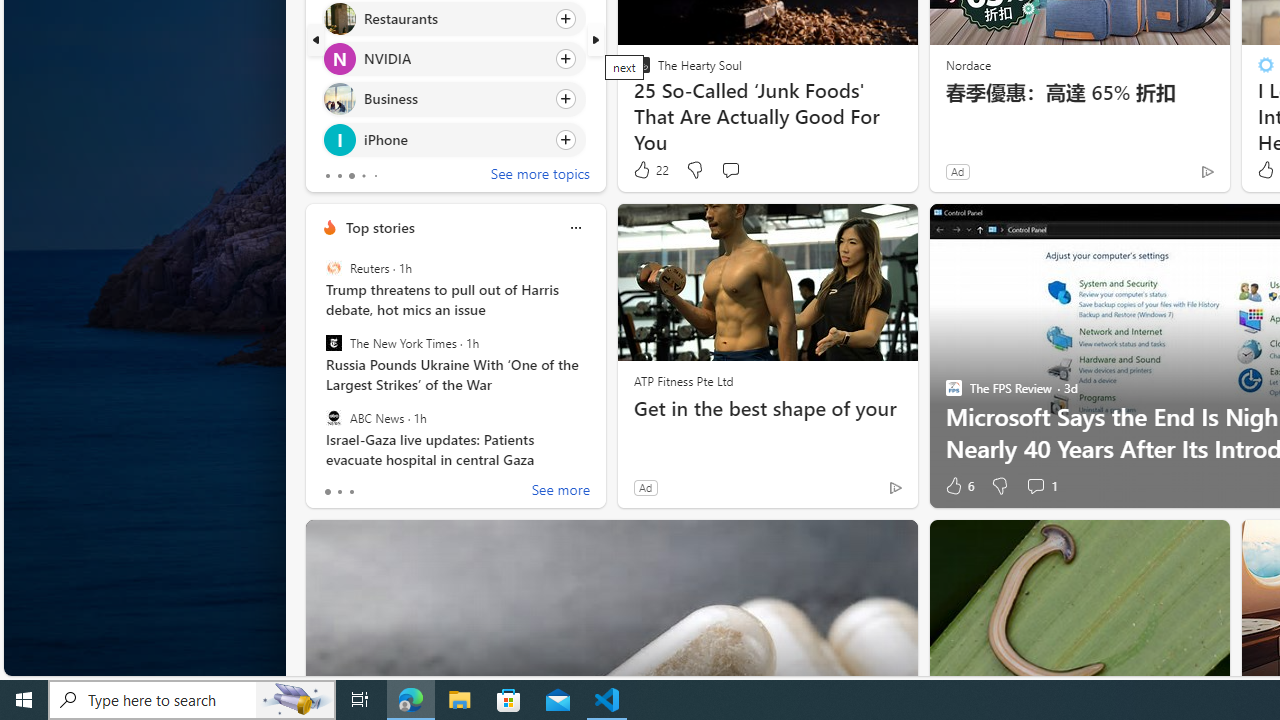  I want to click on 'Click to follow topic NVIDIA', so click(452, 58).